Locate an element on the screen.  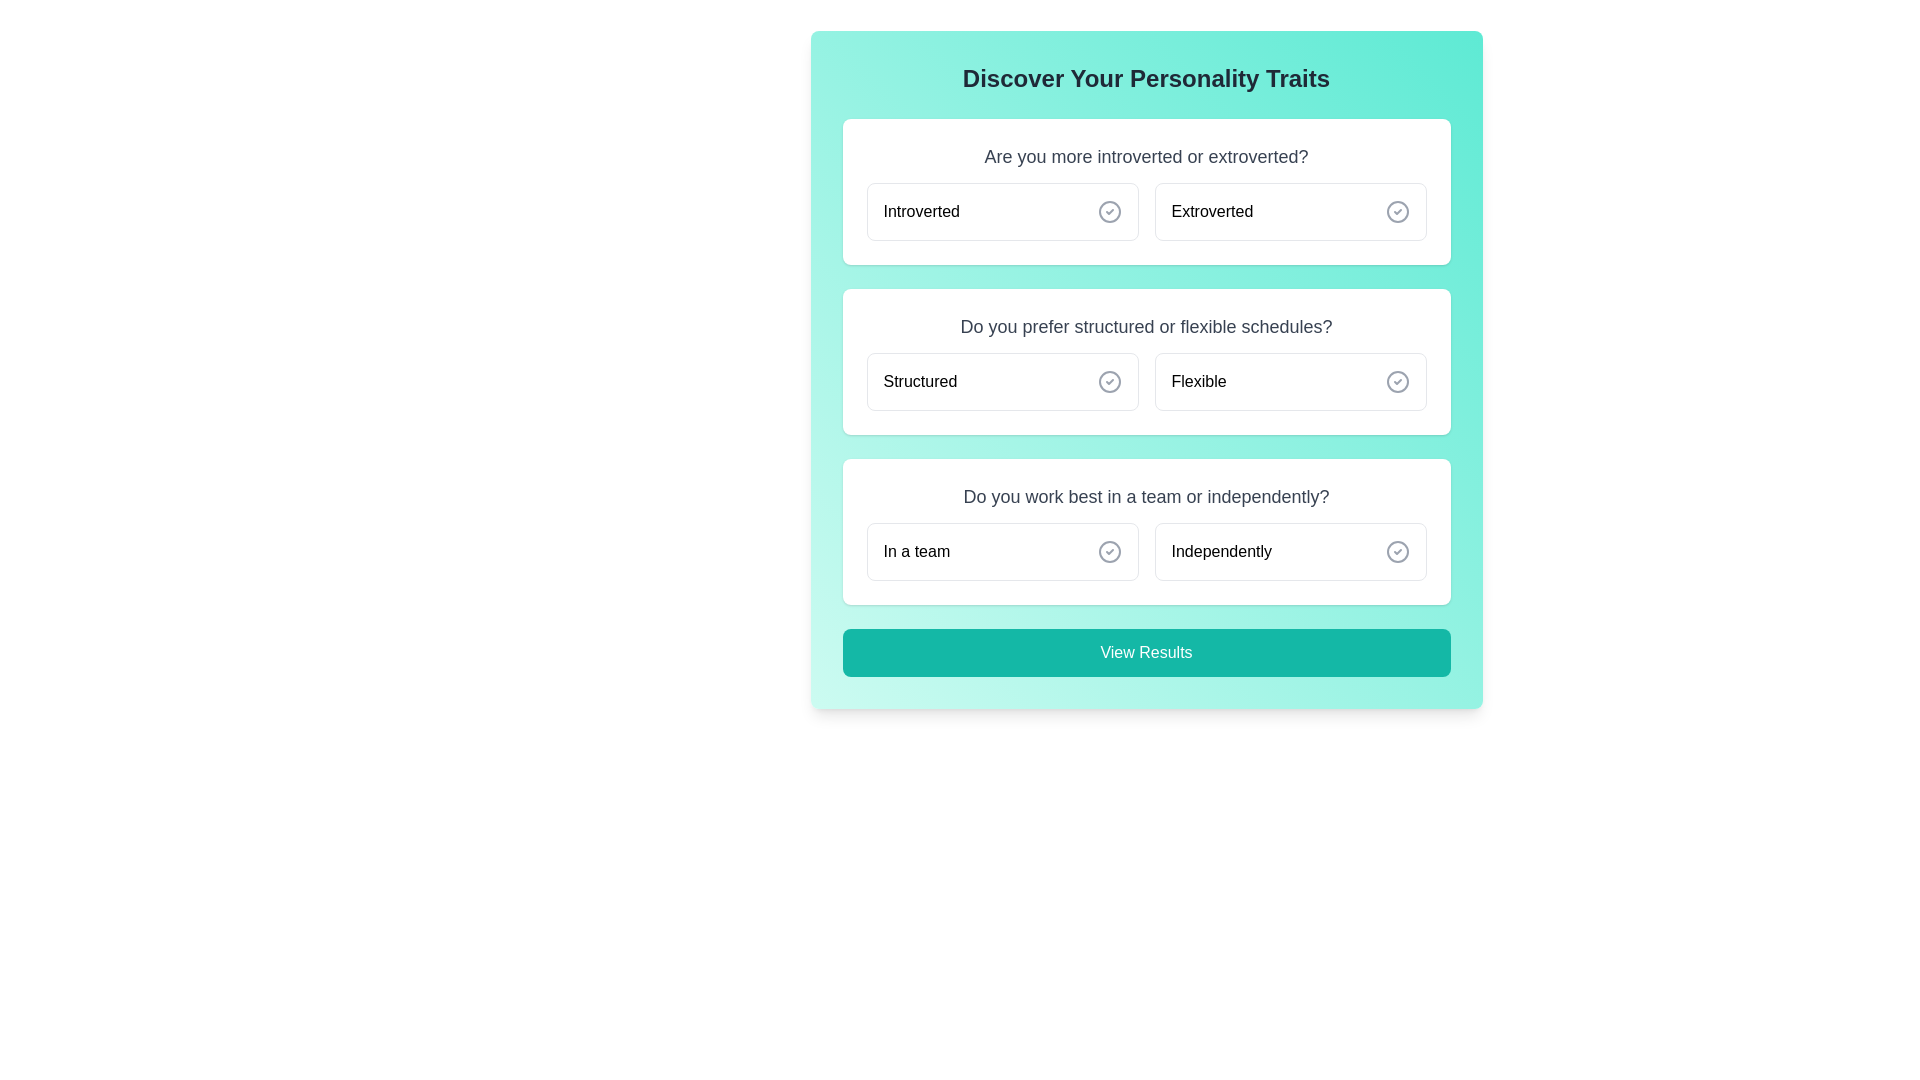
the 'Structured' text label, which is a part of the multiple-choice question in the survey, located in the second question block next to the circular selection control is located at coordinates (919, 381).